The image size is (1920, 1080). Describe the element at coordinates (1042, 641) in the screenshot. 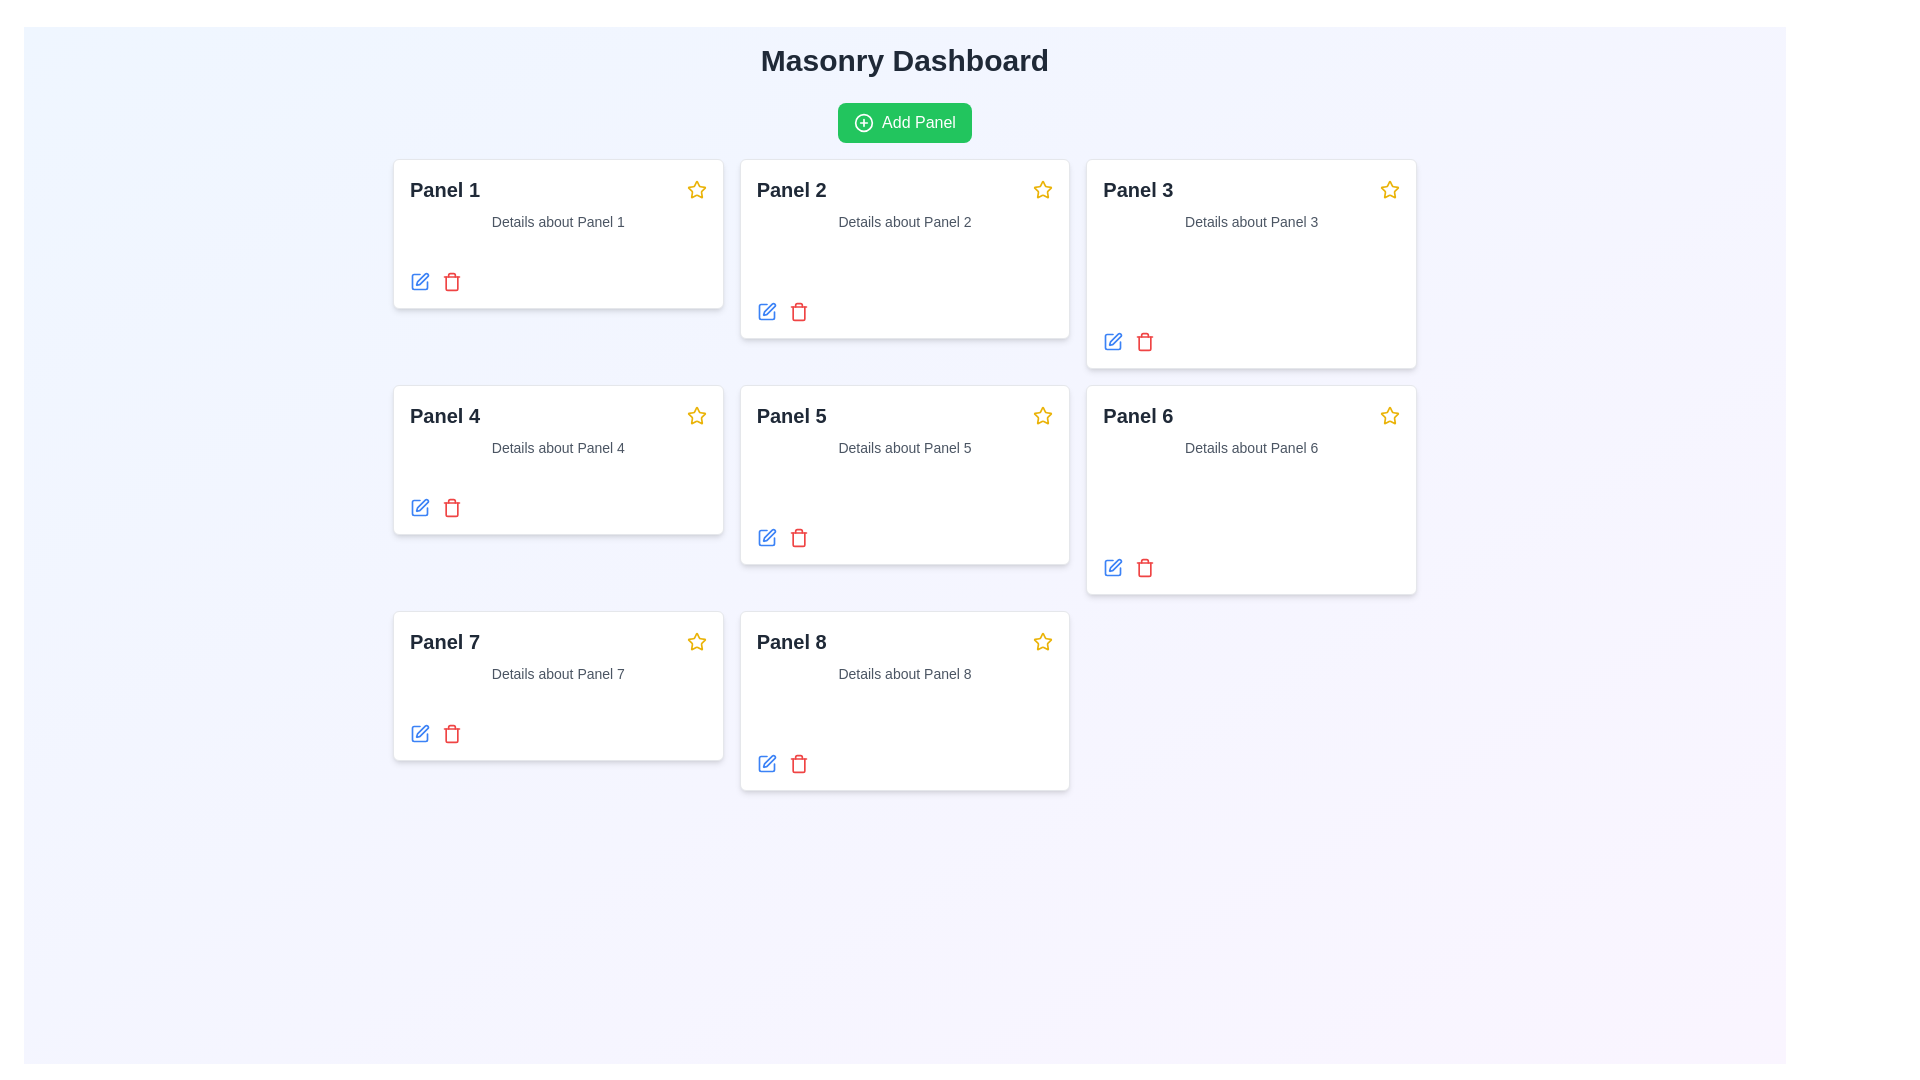

I see `the star icon button with a yellow outline located at the top-right corner of 'Panel 6'` at that location.